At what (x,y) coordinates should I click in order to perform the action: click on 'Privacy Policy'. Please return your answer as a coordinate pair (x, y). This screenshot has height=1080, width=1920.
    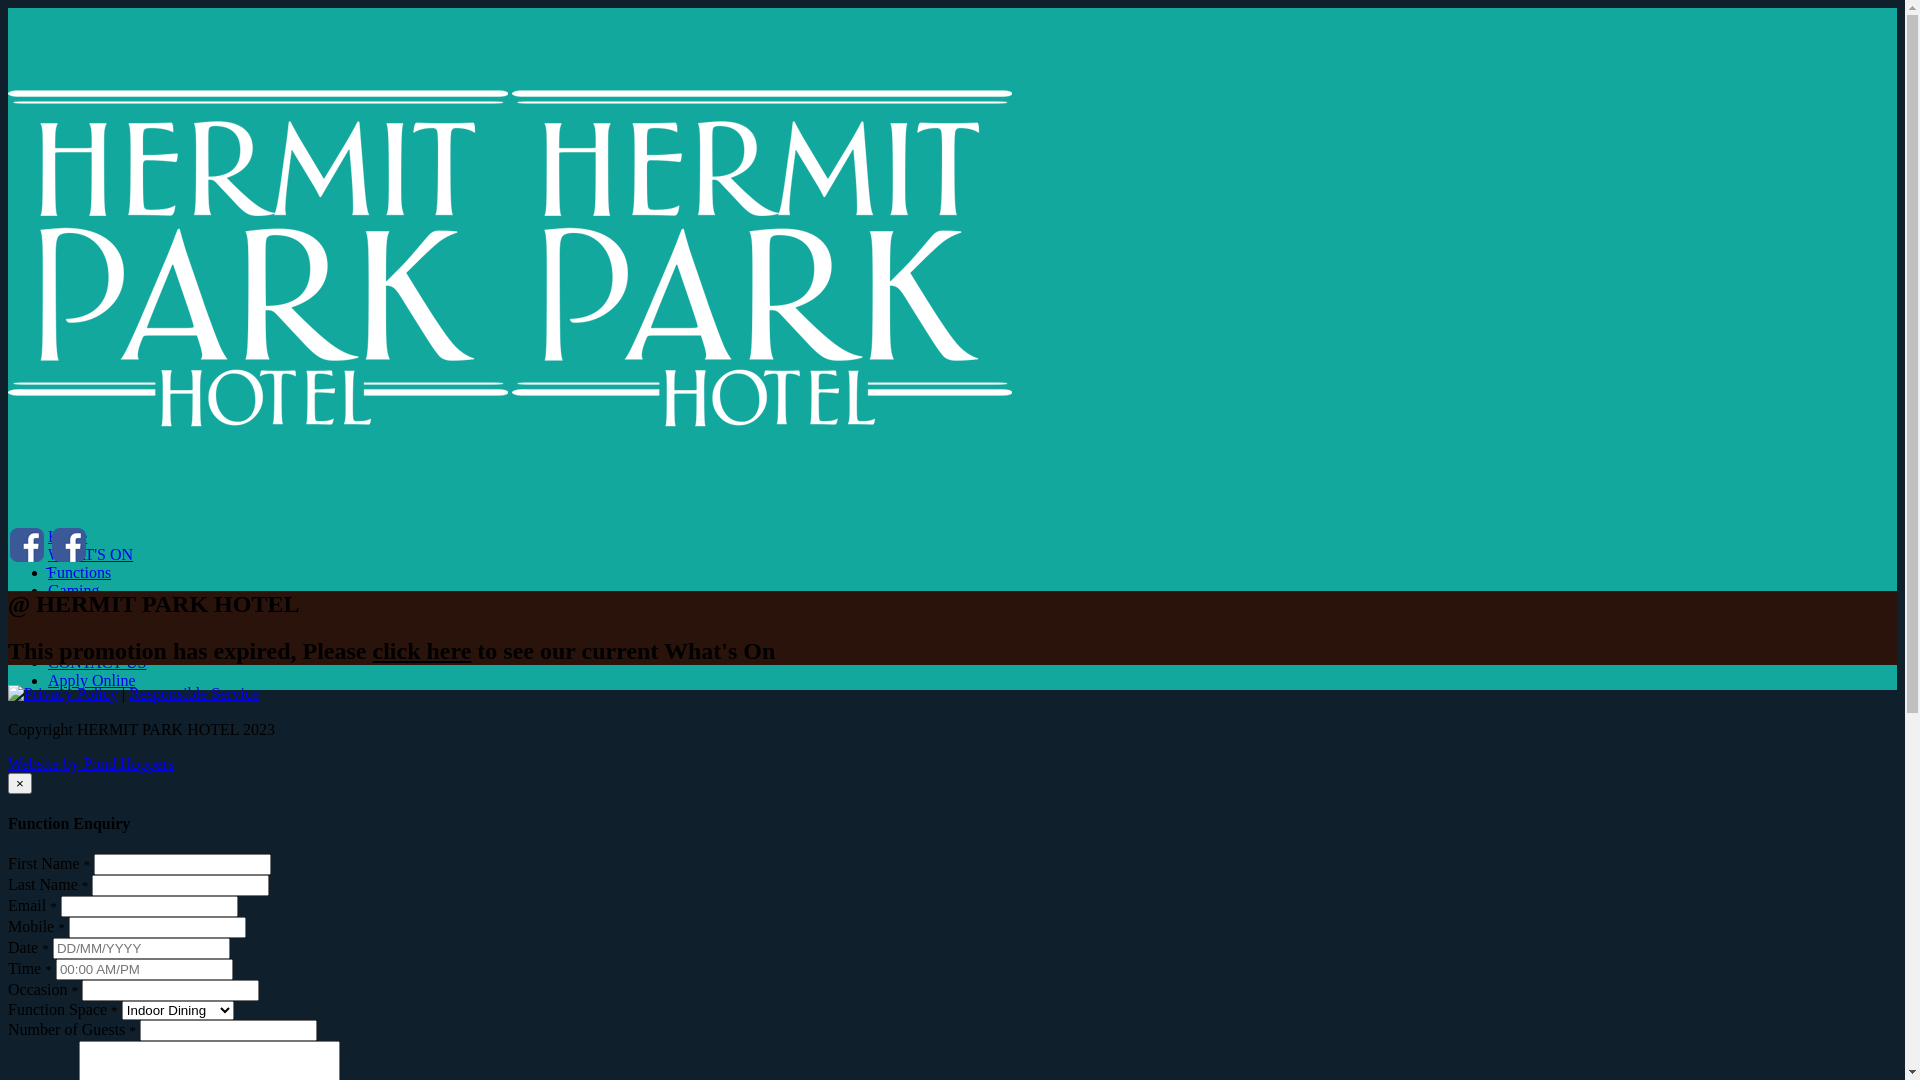
    Looking at the image, I should click on (71, 692).